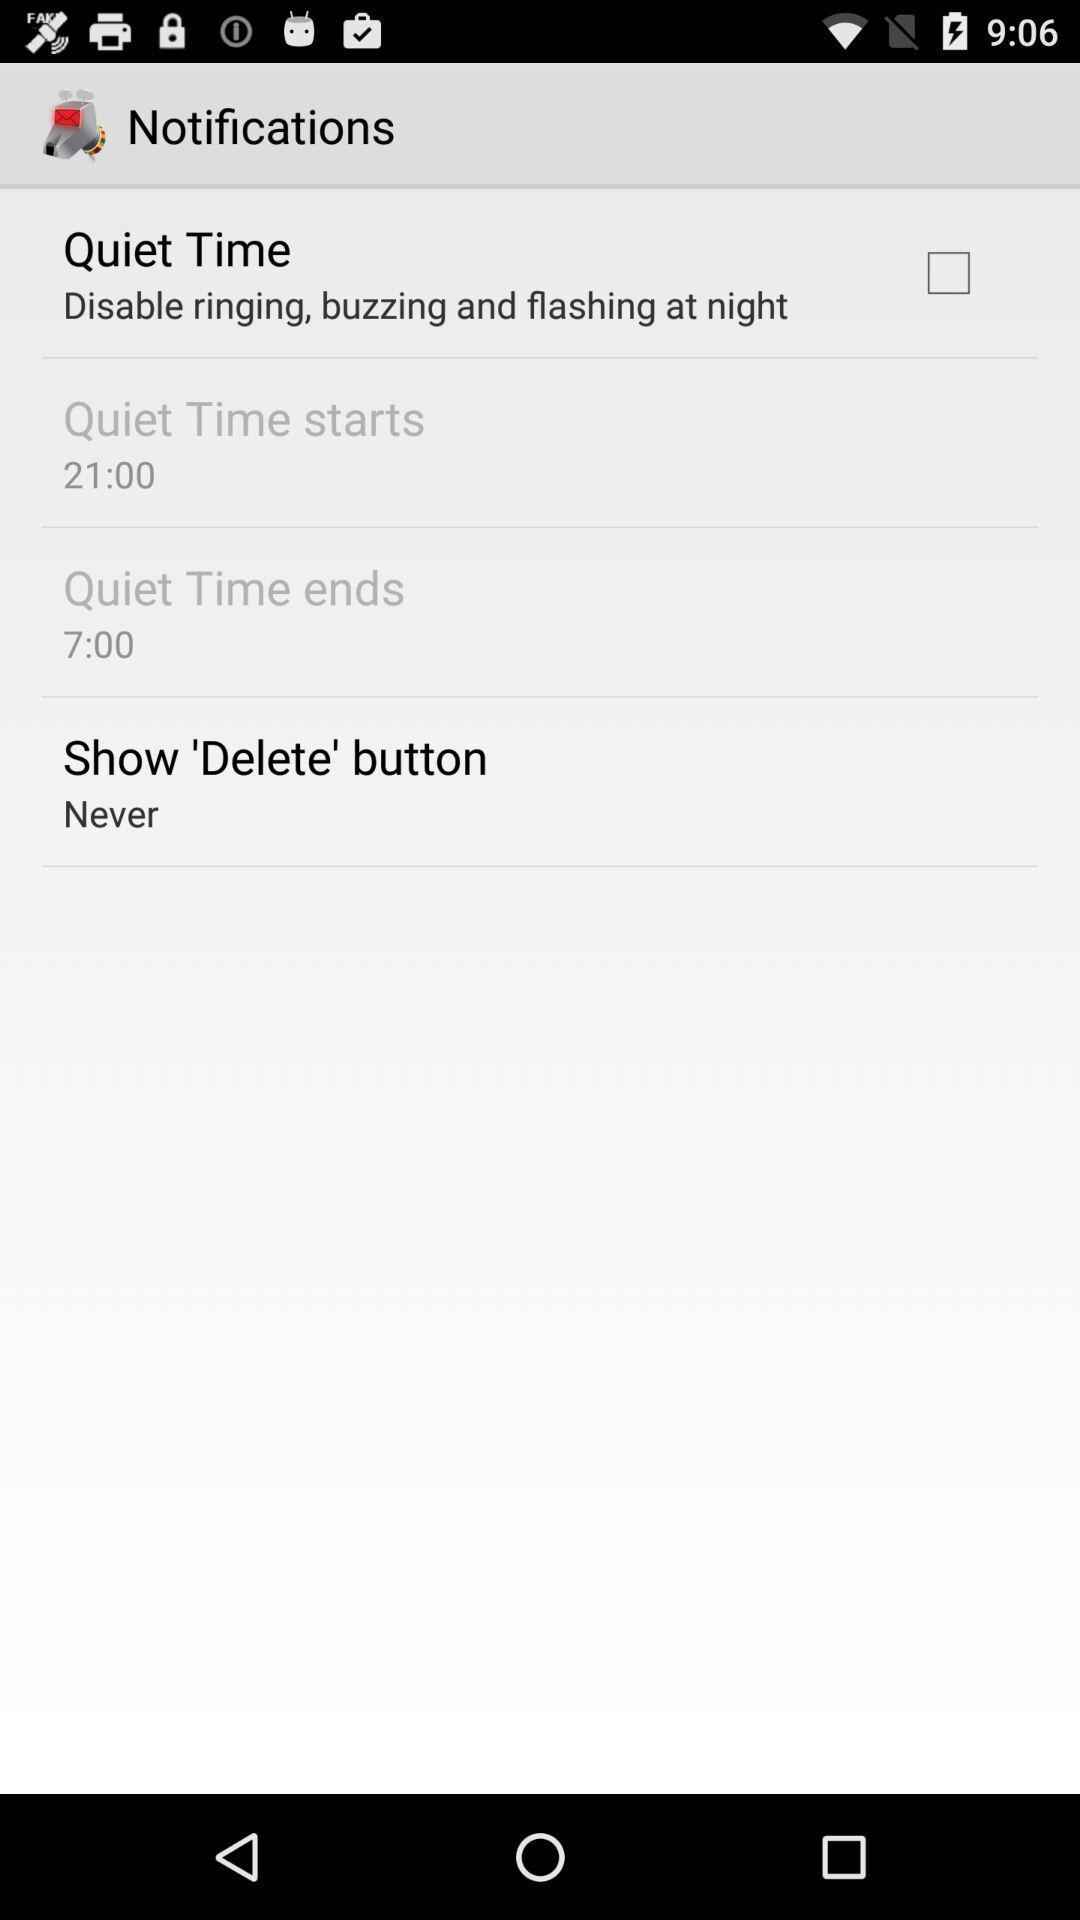 This screenshot has height=1920, width=1080. I want to click on the icon next to the disable ringing buzzing, so click(947, 272).